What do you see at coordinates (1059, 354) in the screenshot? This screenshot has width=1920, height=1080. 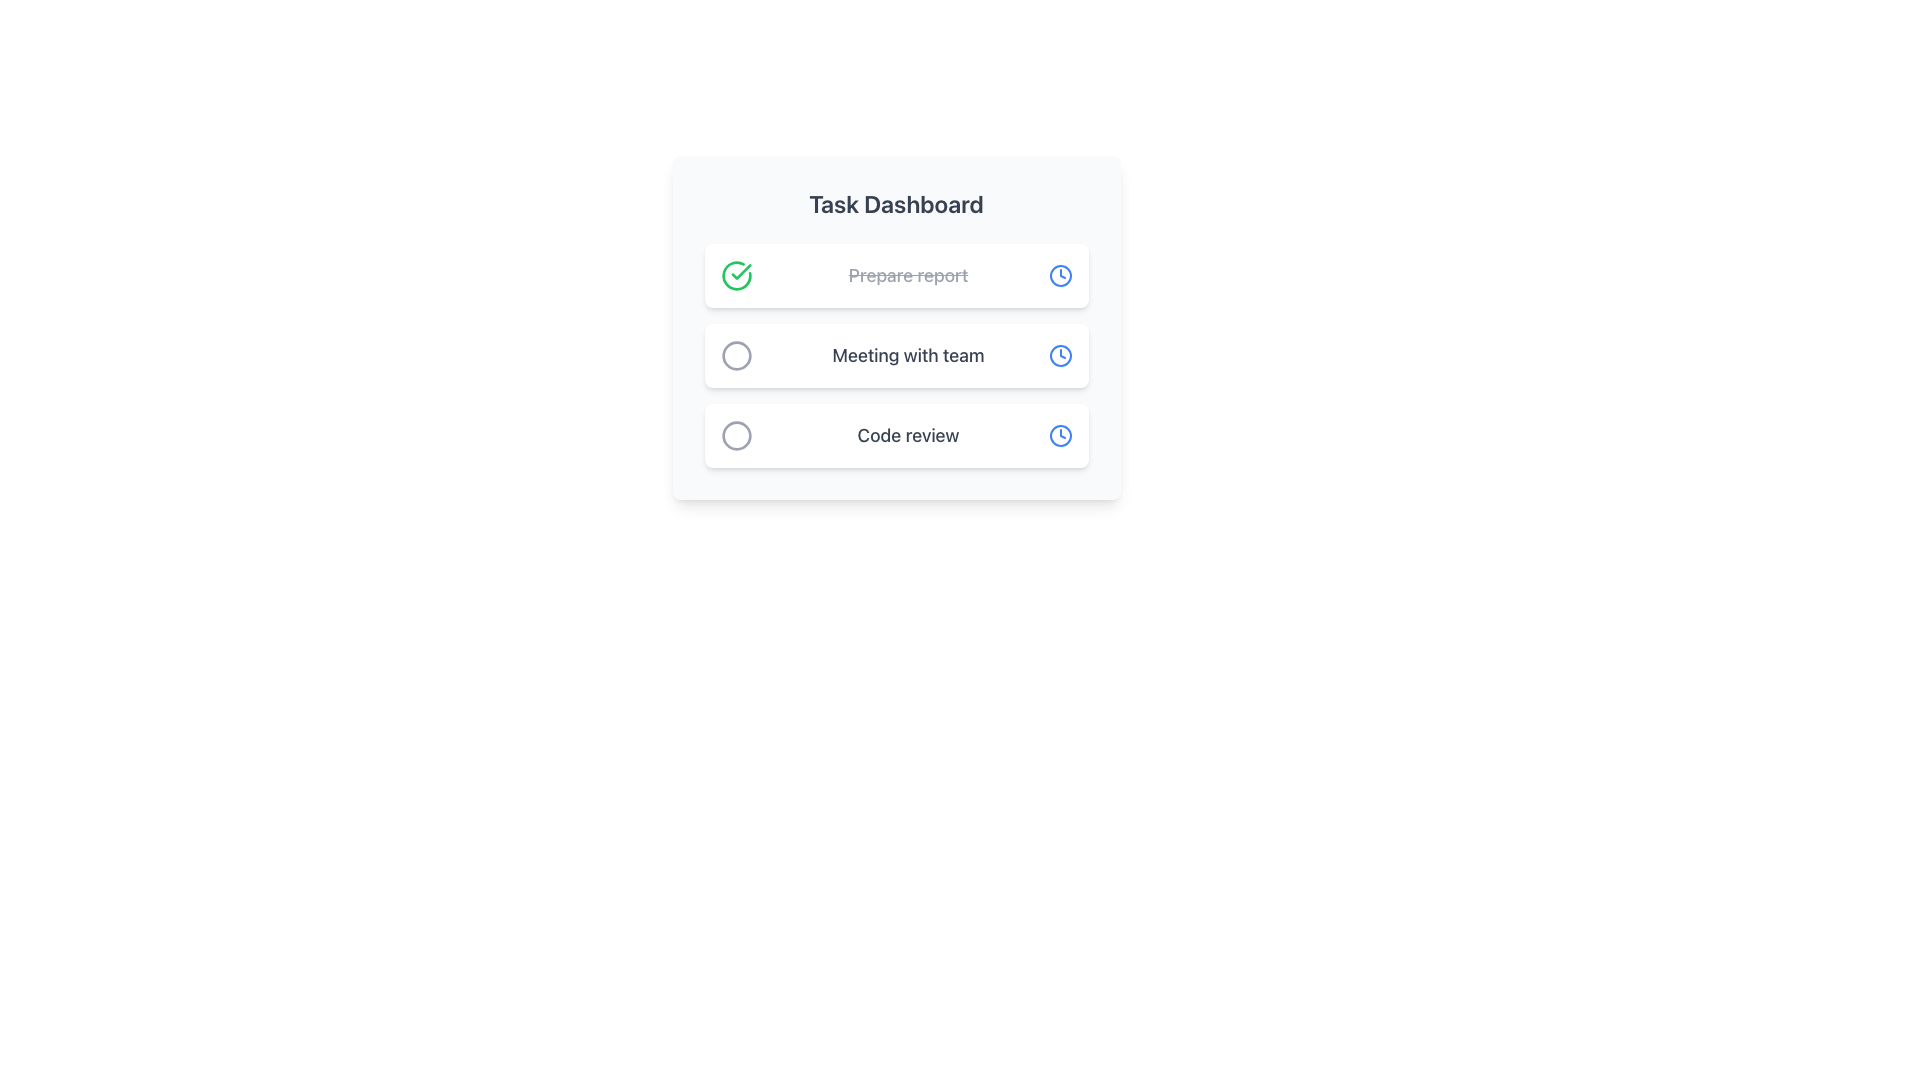 I see `the central circular component of the clock icon, which signifies a time-related action or status, located to the right of the 'Meeting with team' text` at bounding box center [1059, 354].